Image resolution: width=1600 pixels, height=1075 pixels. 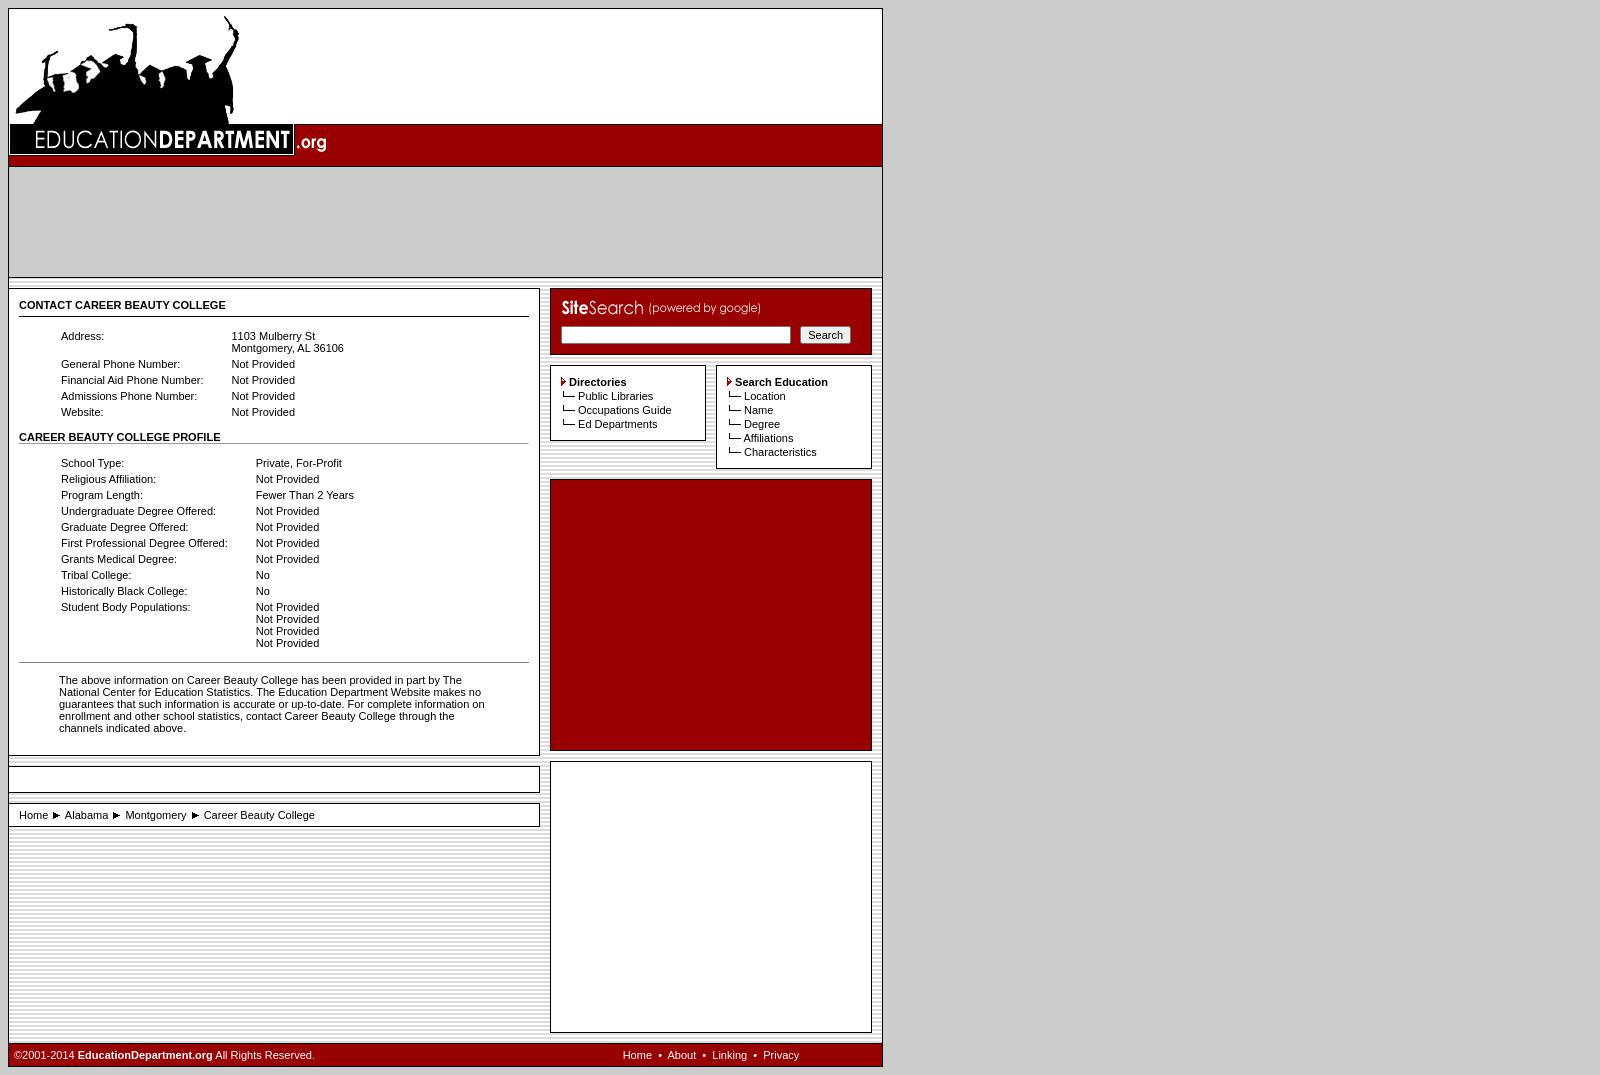 I want to click on 'Program Length:', so click(x=100, y=494).